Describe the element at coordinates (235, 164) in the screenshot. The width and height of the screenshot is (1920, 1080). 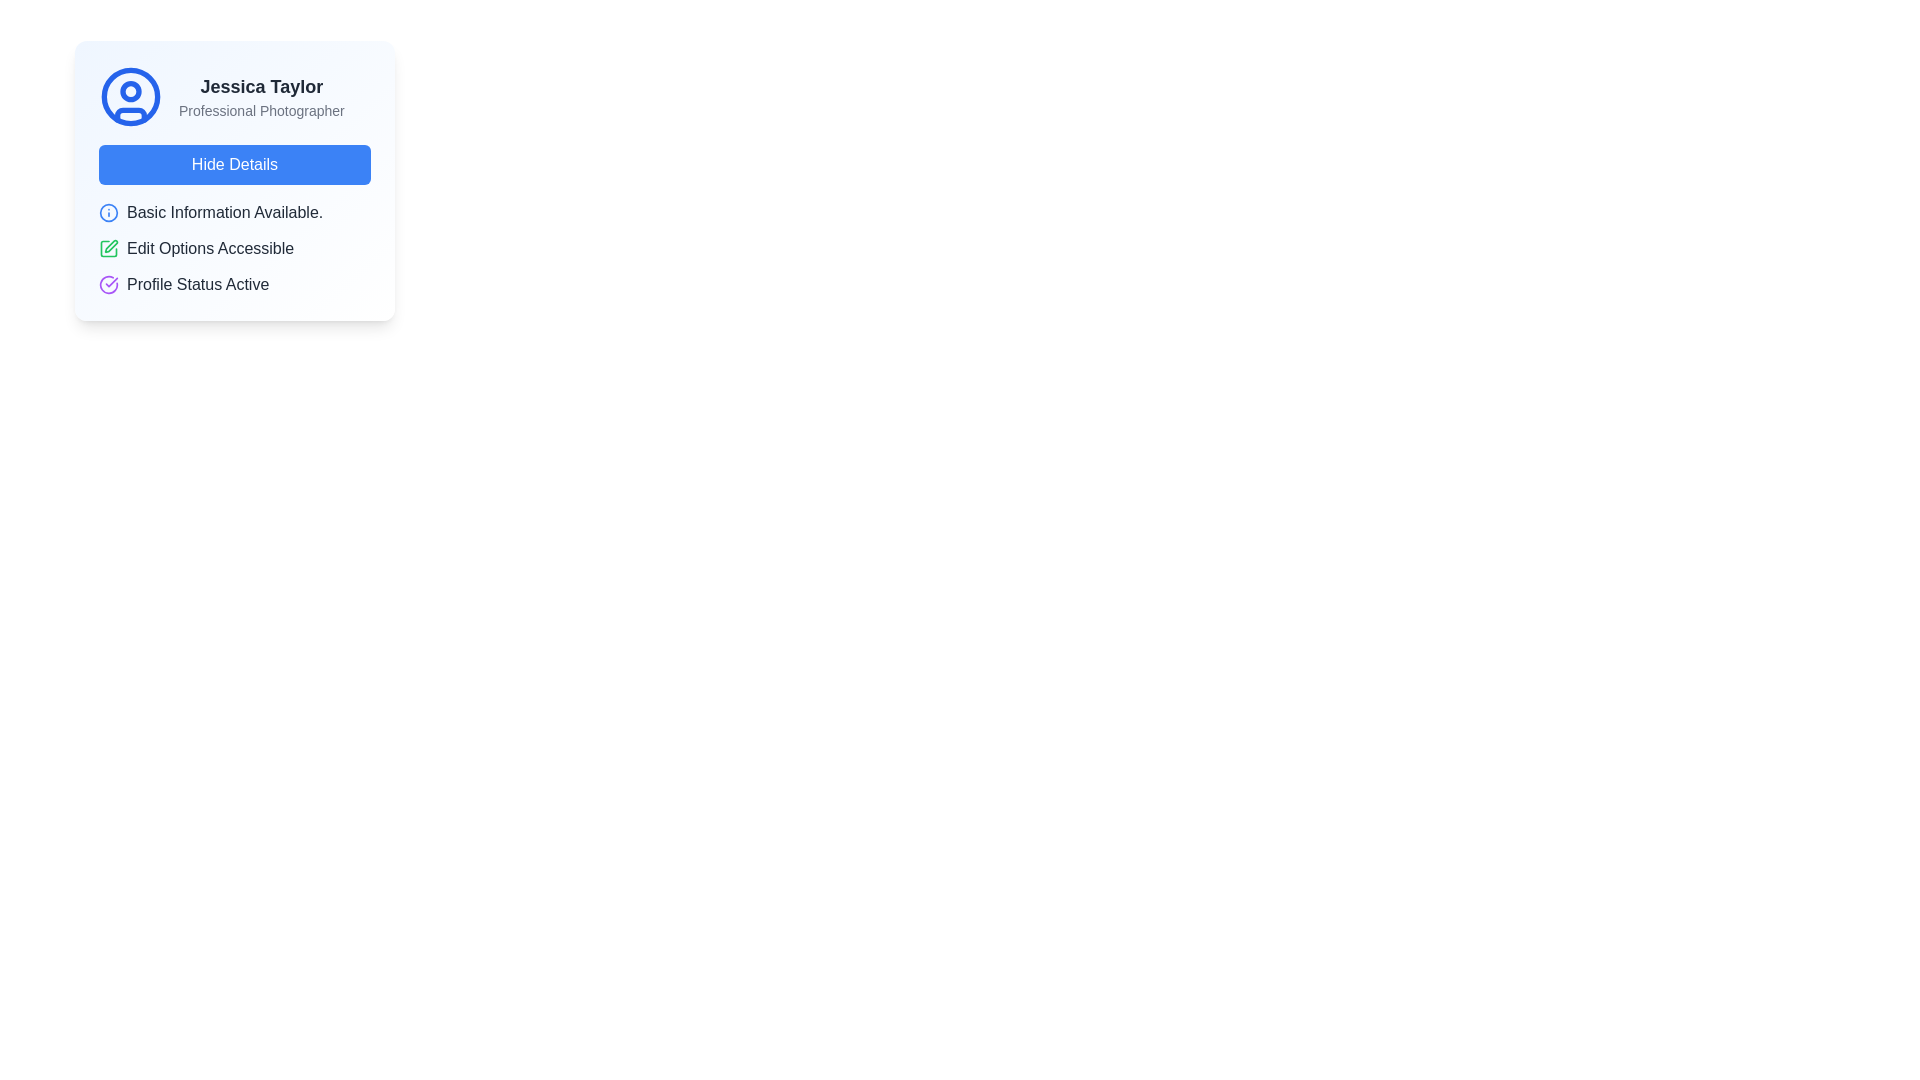
I see `the rectangular button with rounded corners that has a blue background and white text reading 'Hide Details' to observe its hover effect` at that location.